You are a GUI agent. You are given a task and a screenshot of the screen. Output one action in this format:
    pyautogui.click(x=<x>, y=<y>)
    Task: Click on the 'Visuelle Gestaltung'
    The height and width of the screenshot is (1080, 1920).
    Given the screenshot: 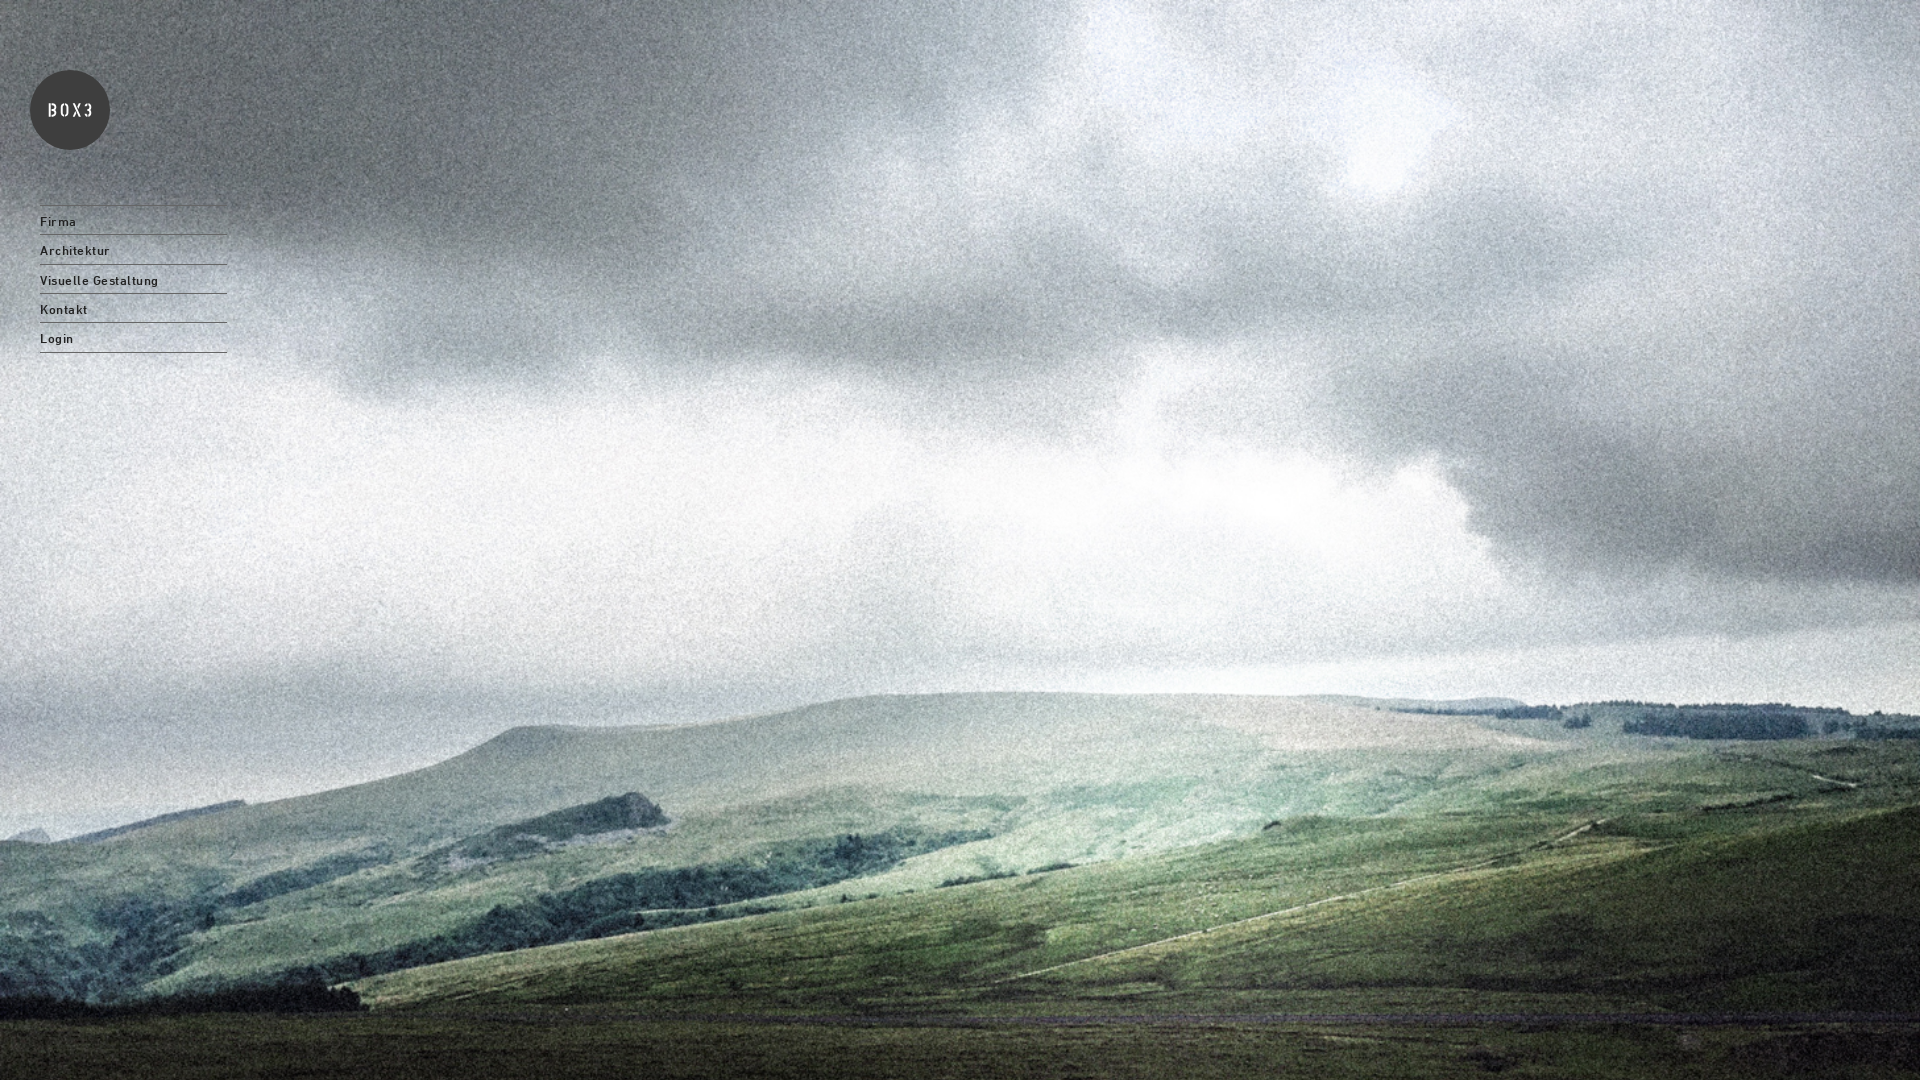 What is the action you would take?
    pyautogui.click(x=132, y=278)
    